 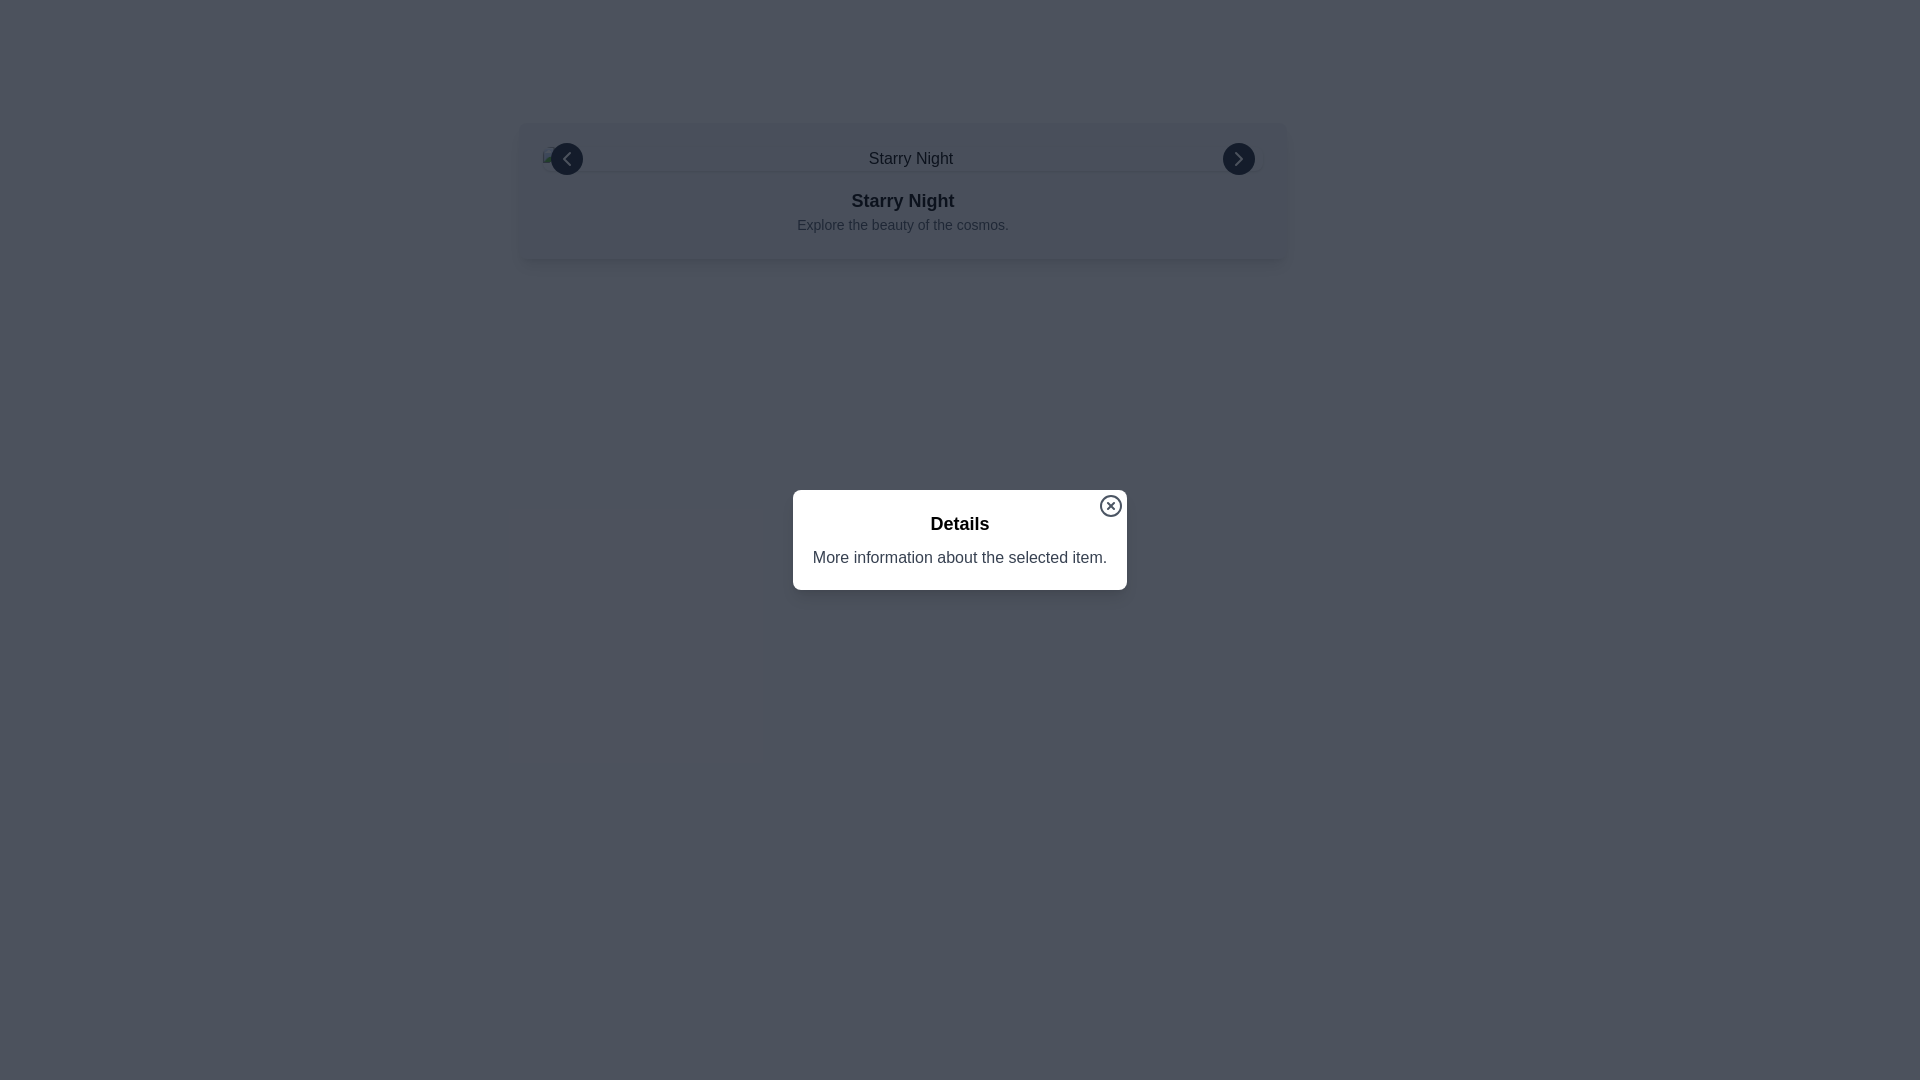 What do you see at coordinates (901, 211) in the screenshot?
I see `the Text Block displaying 'Starry Night' with the subtitle 'Explore the beauty of the cosmos.'` at bounding box center [901, 211].